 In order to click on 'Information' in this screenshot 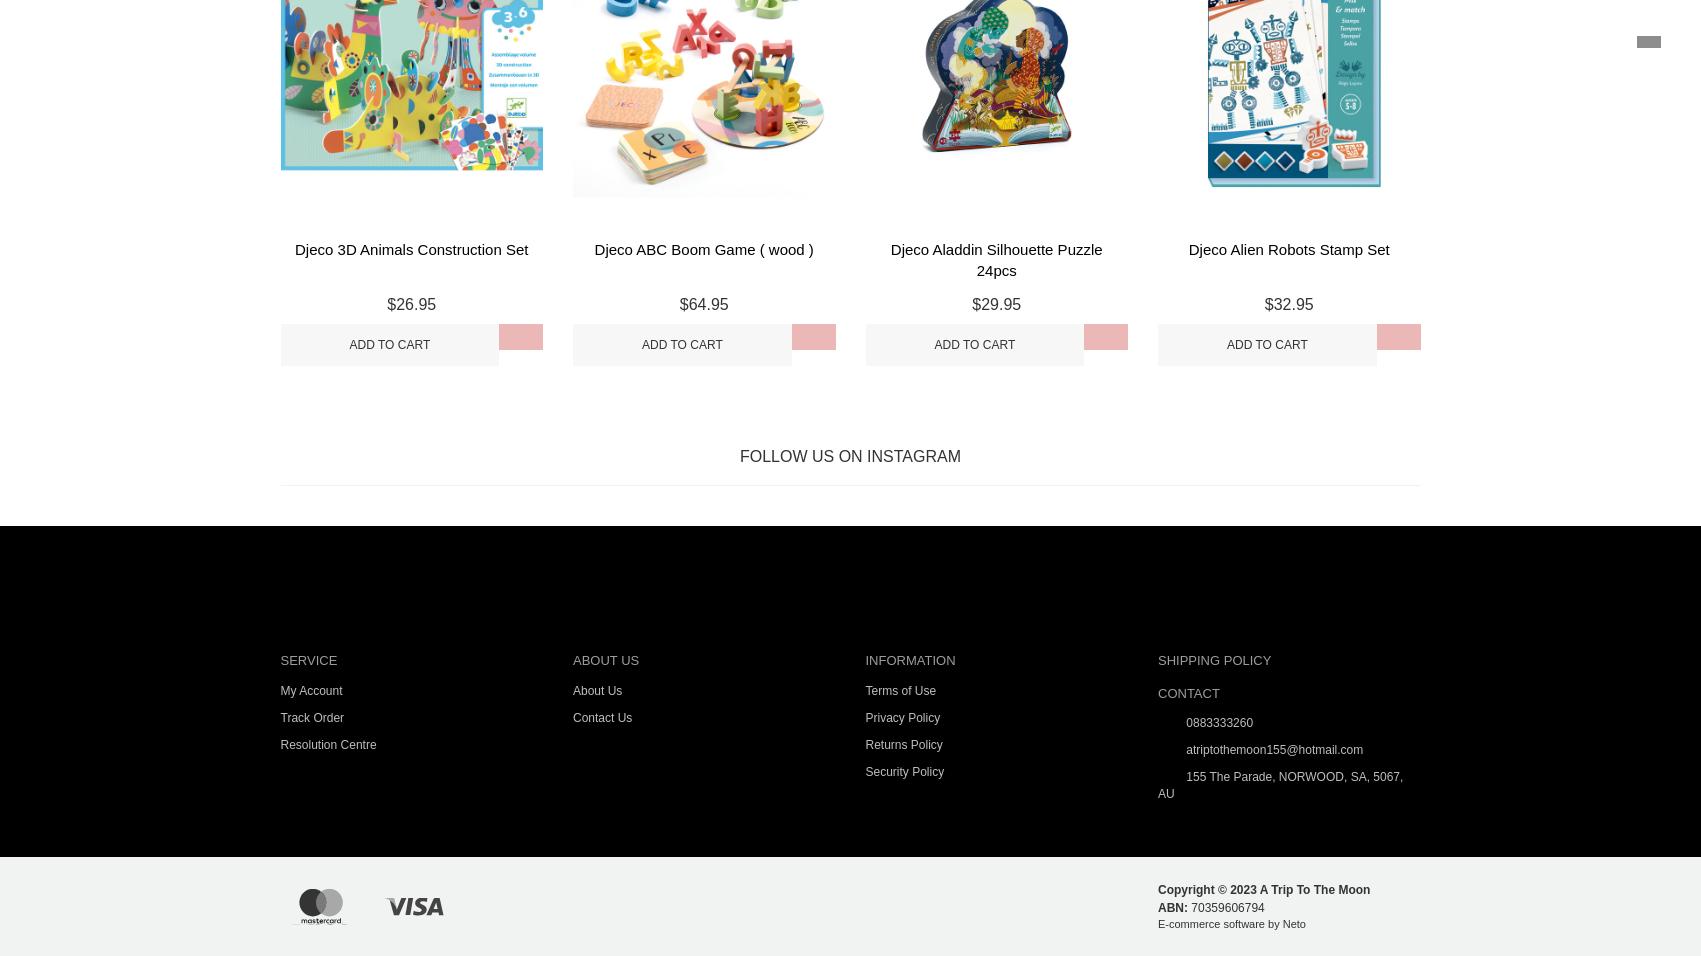, I will do `click(909, 660)`.